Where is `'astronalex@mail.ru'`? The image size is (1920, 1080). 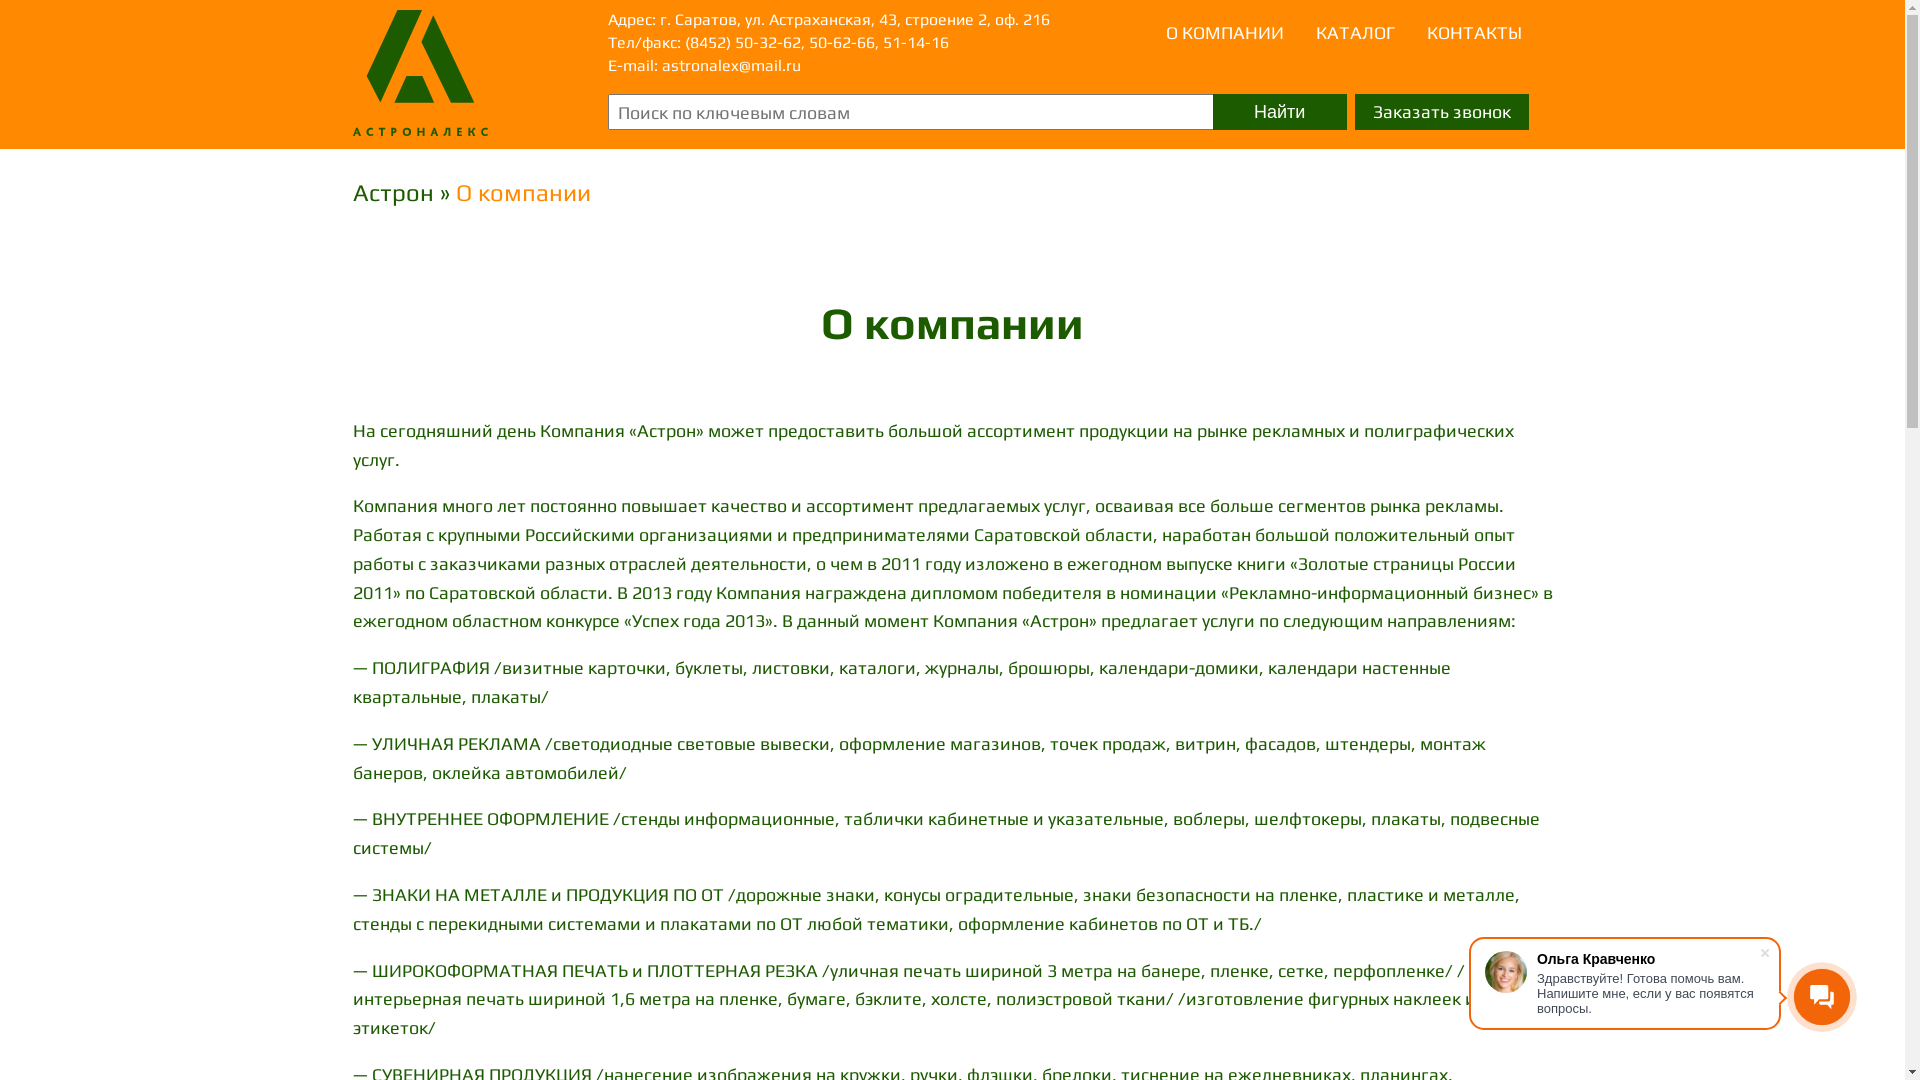
'astronalex@mail.ru' is located at coordinates (662, 64).